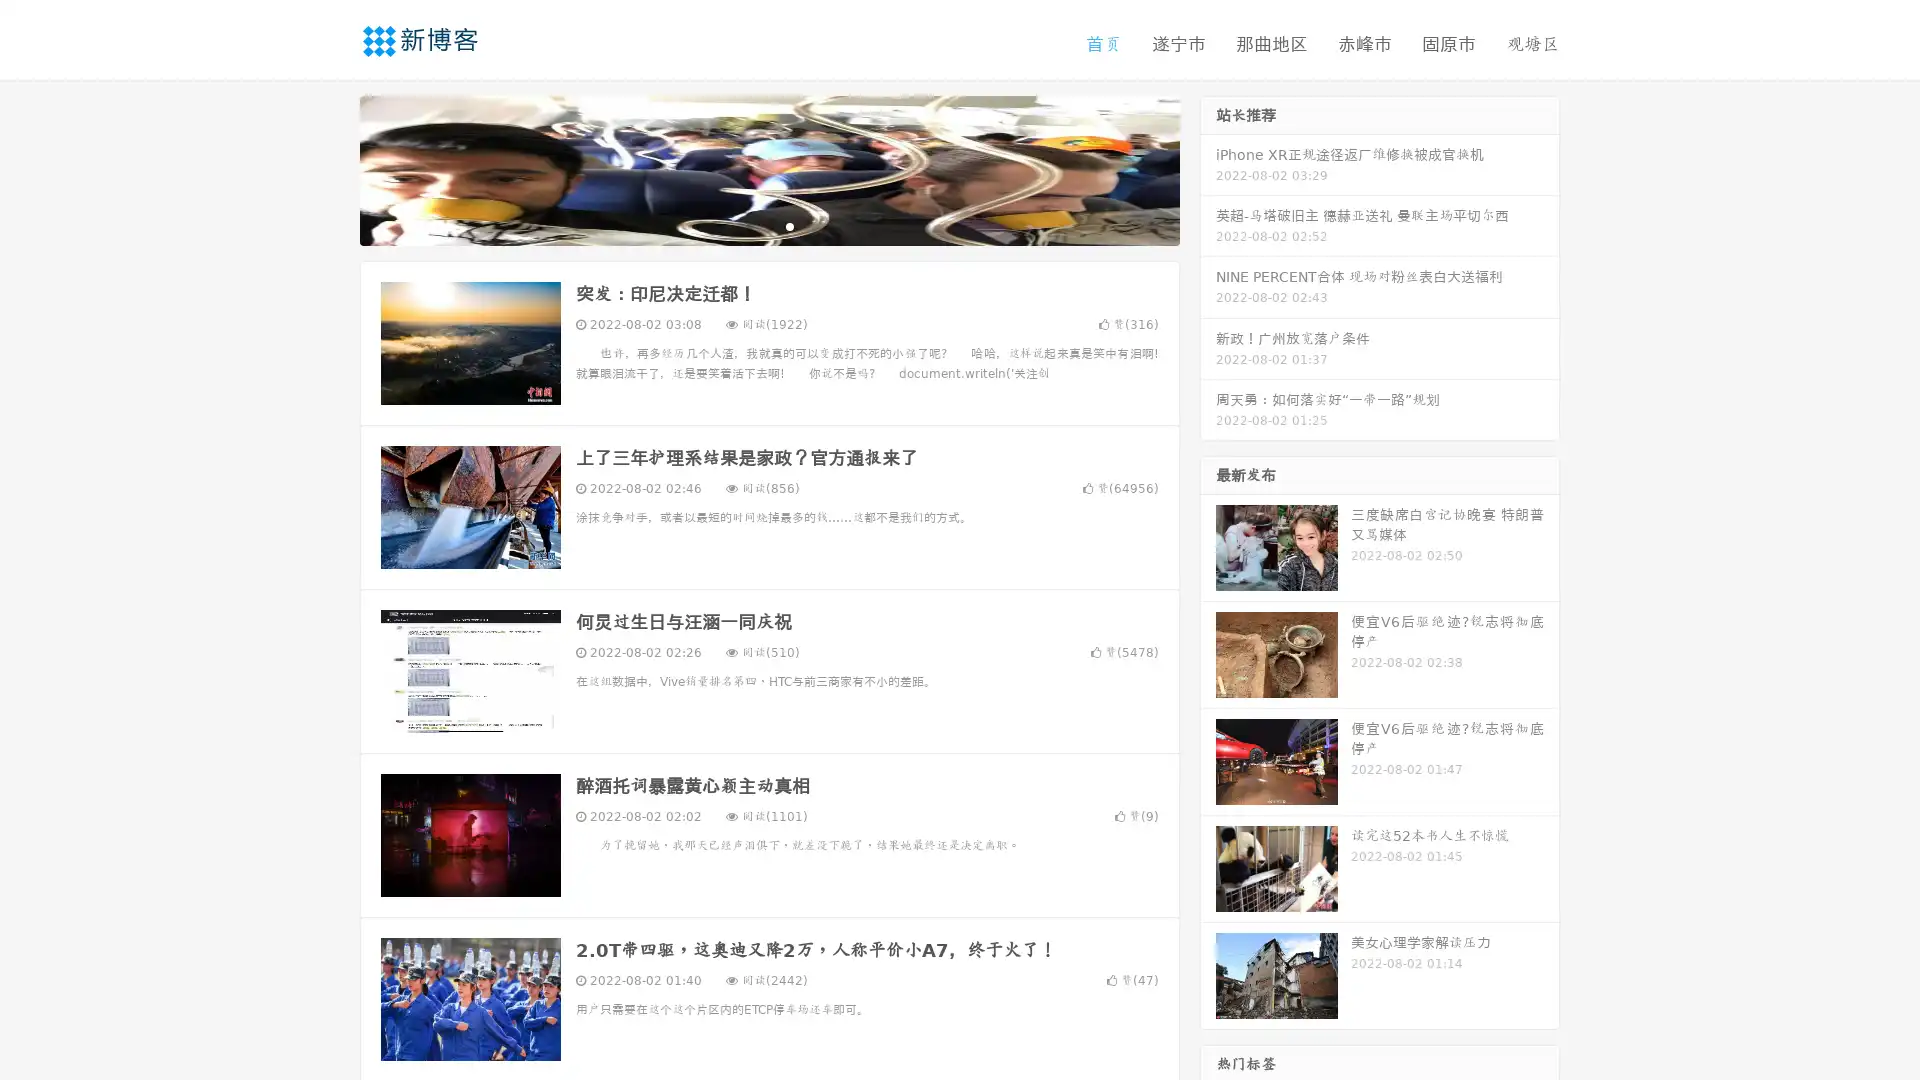 The width and height of the screenshot is (1920, 1080). Describe the element at coordinates (789, 225) in the screenshot. I see `Go to slide 3` at that location.